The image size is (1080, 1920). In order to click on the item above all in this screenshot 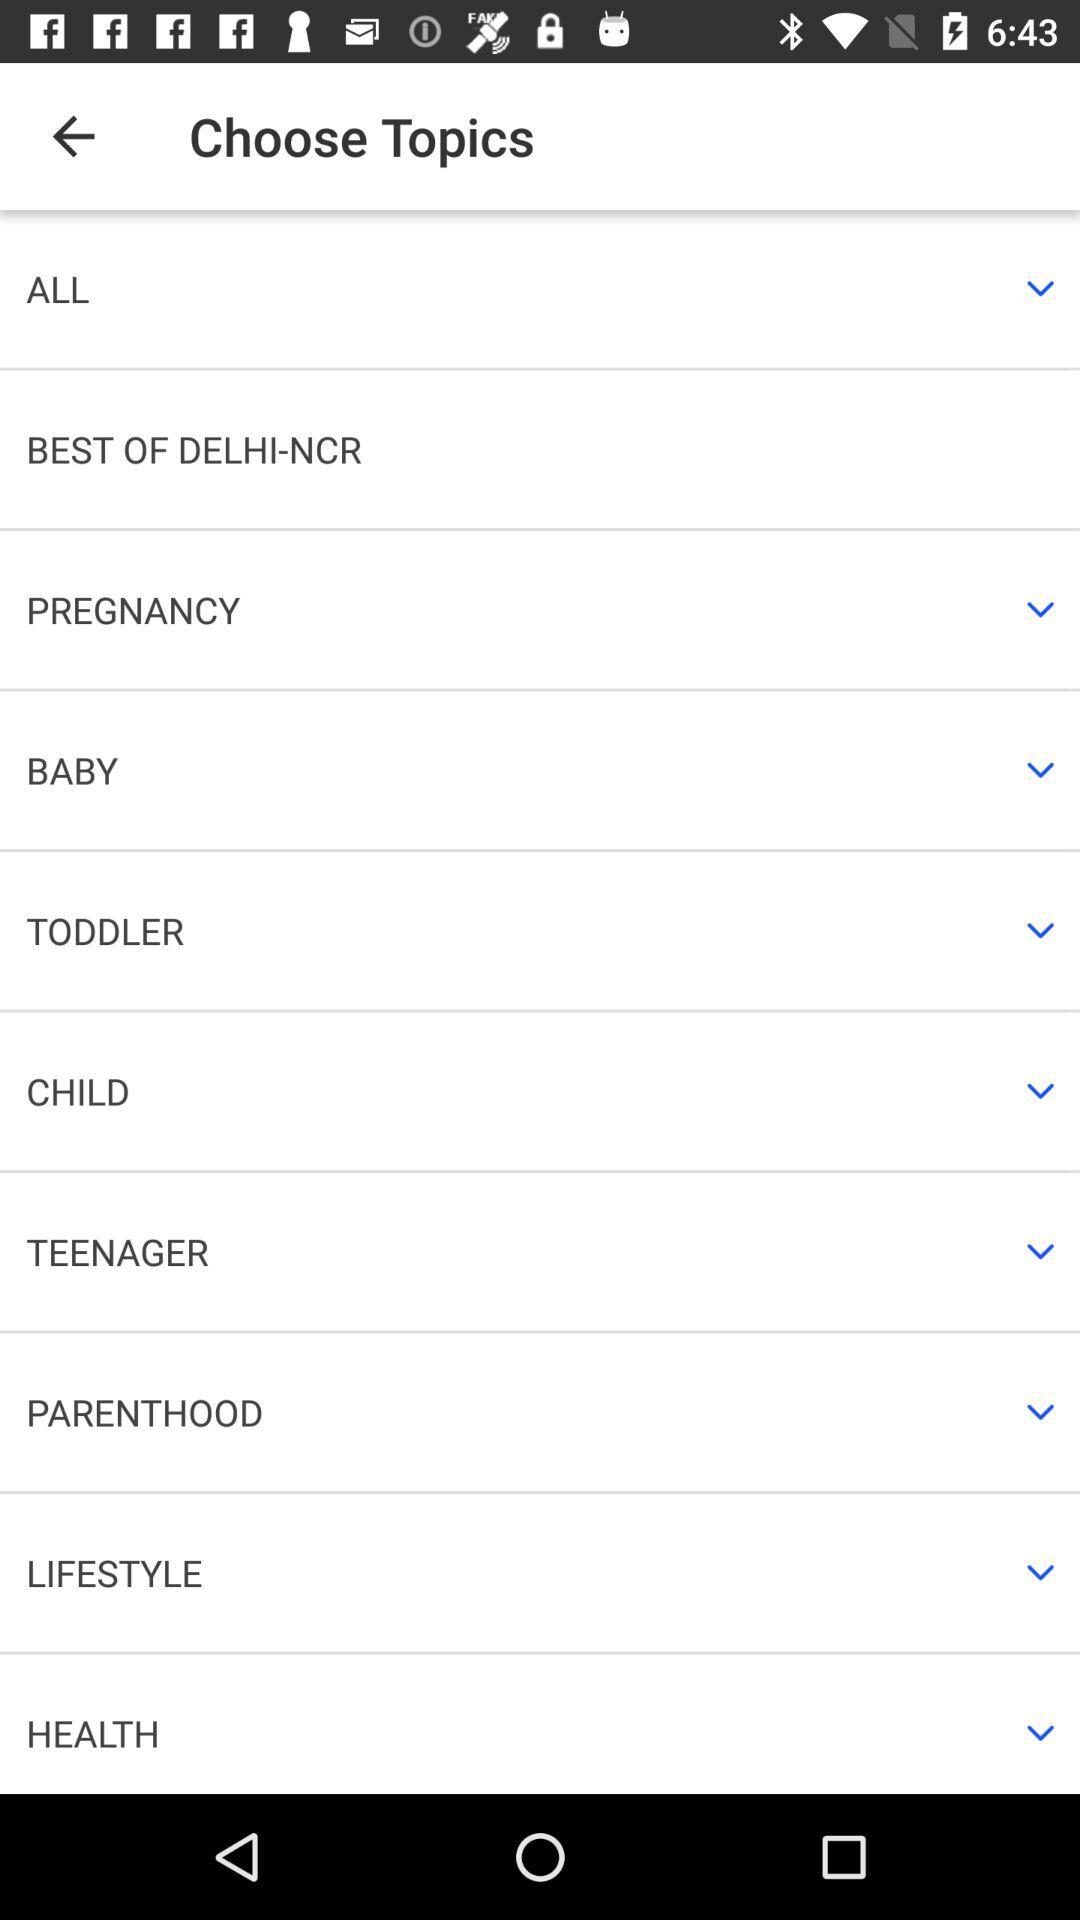, I will do `click(72, 135)`.